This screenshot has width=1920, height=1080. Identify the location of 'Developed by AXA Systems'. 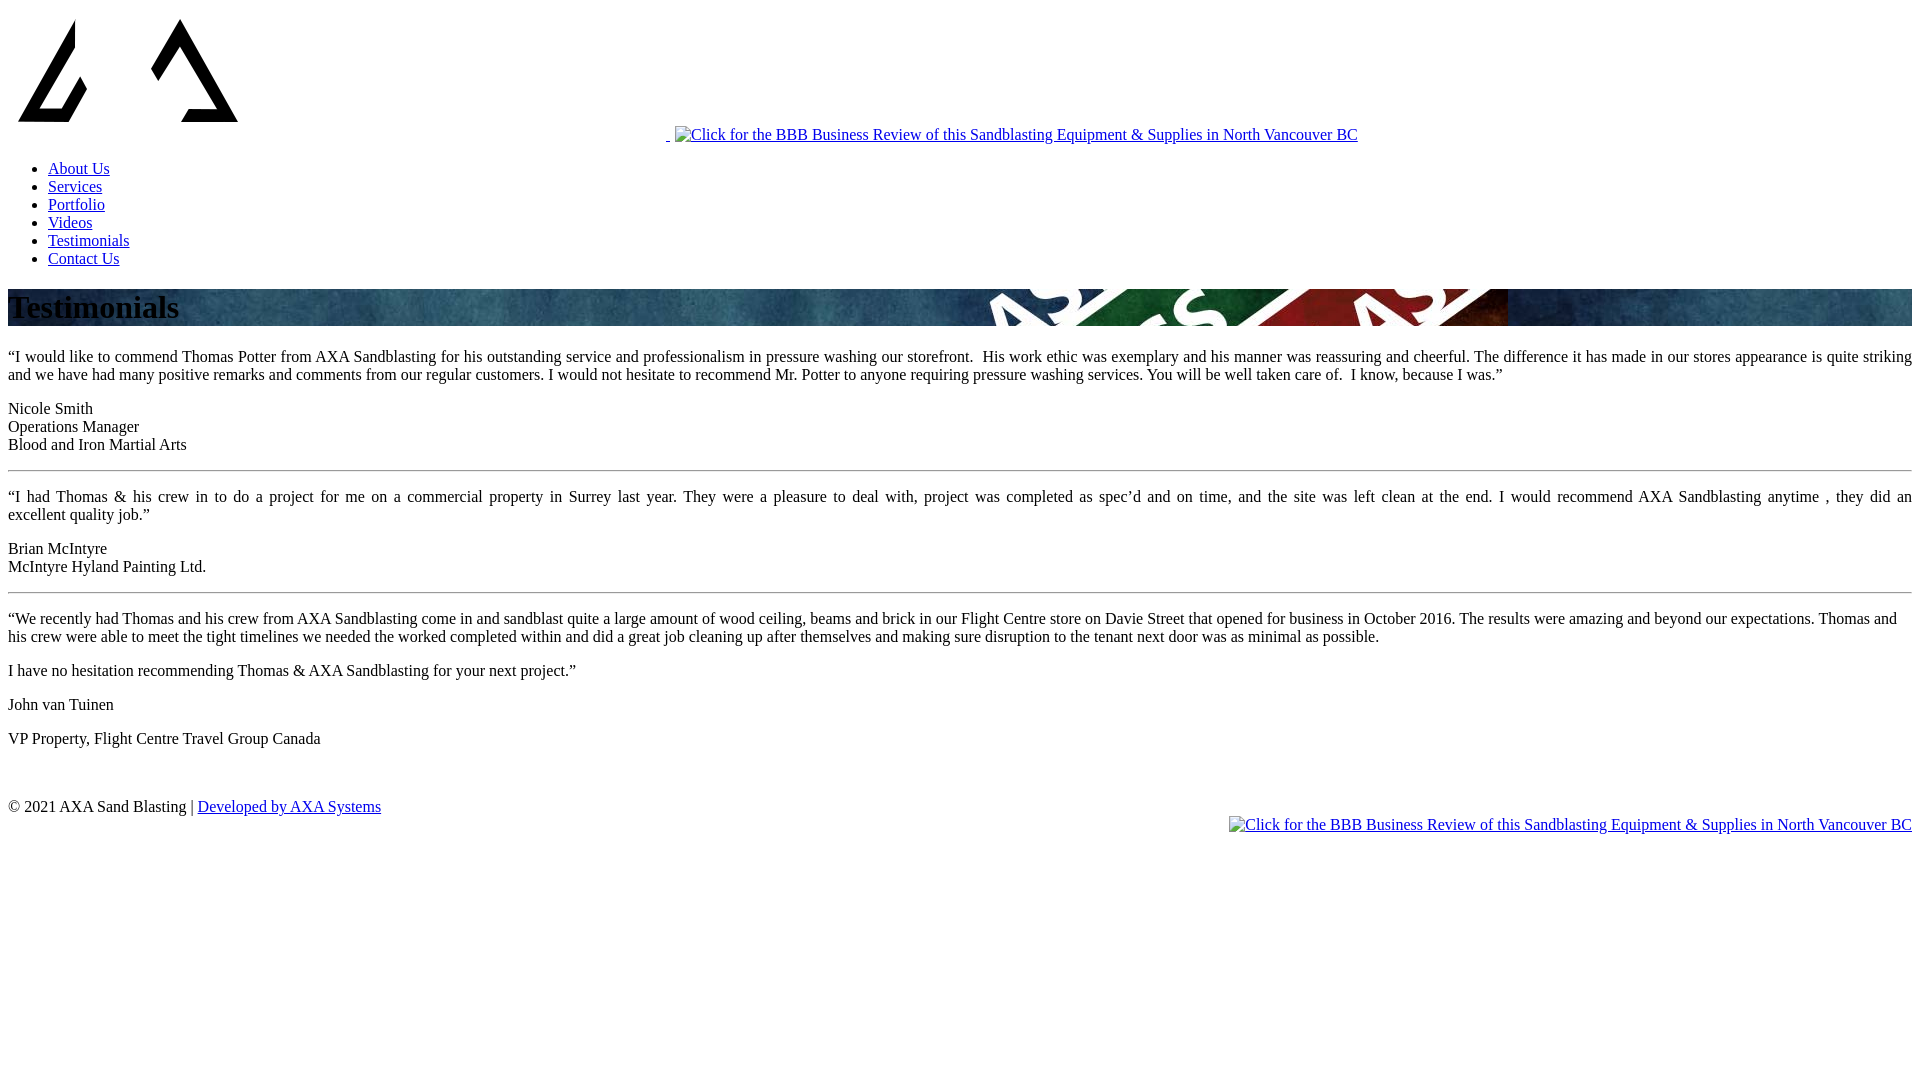
(288, 805).